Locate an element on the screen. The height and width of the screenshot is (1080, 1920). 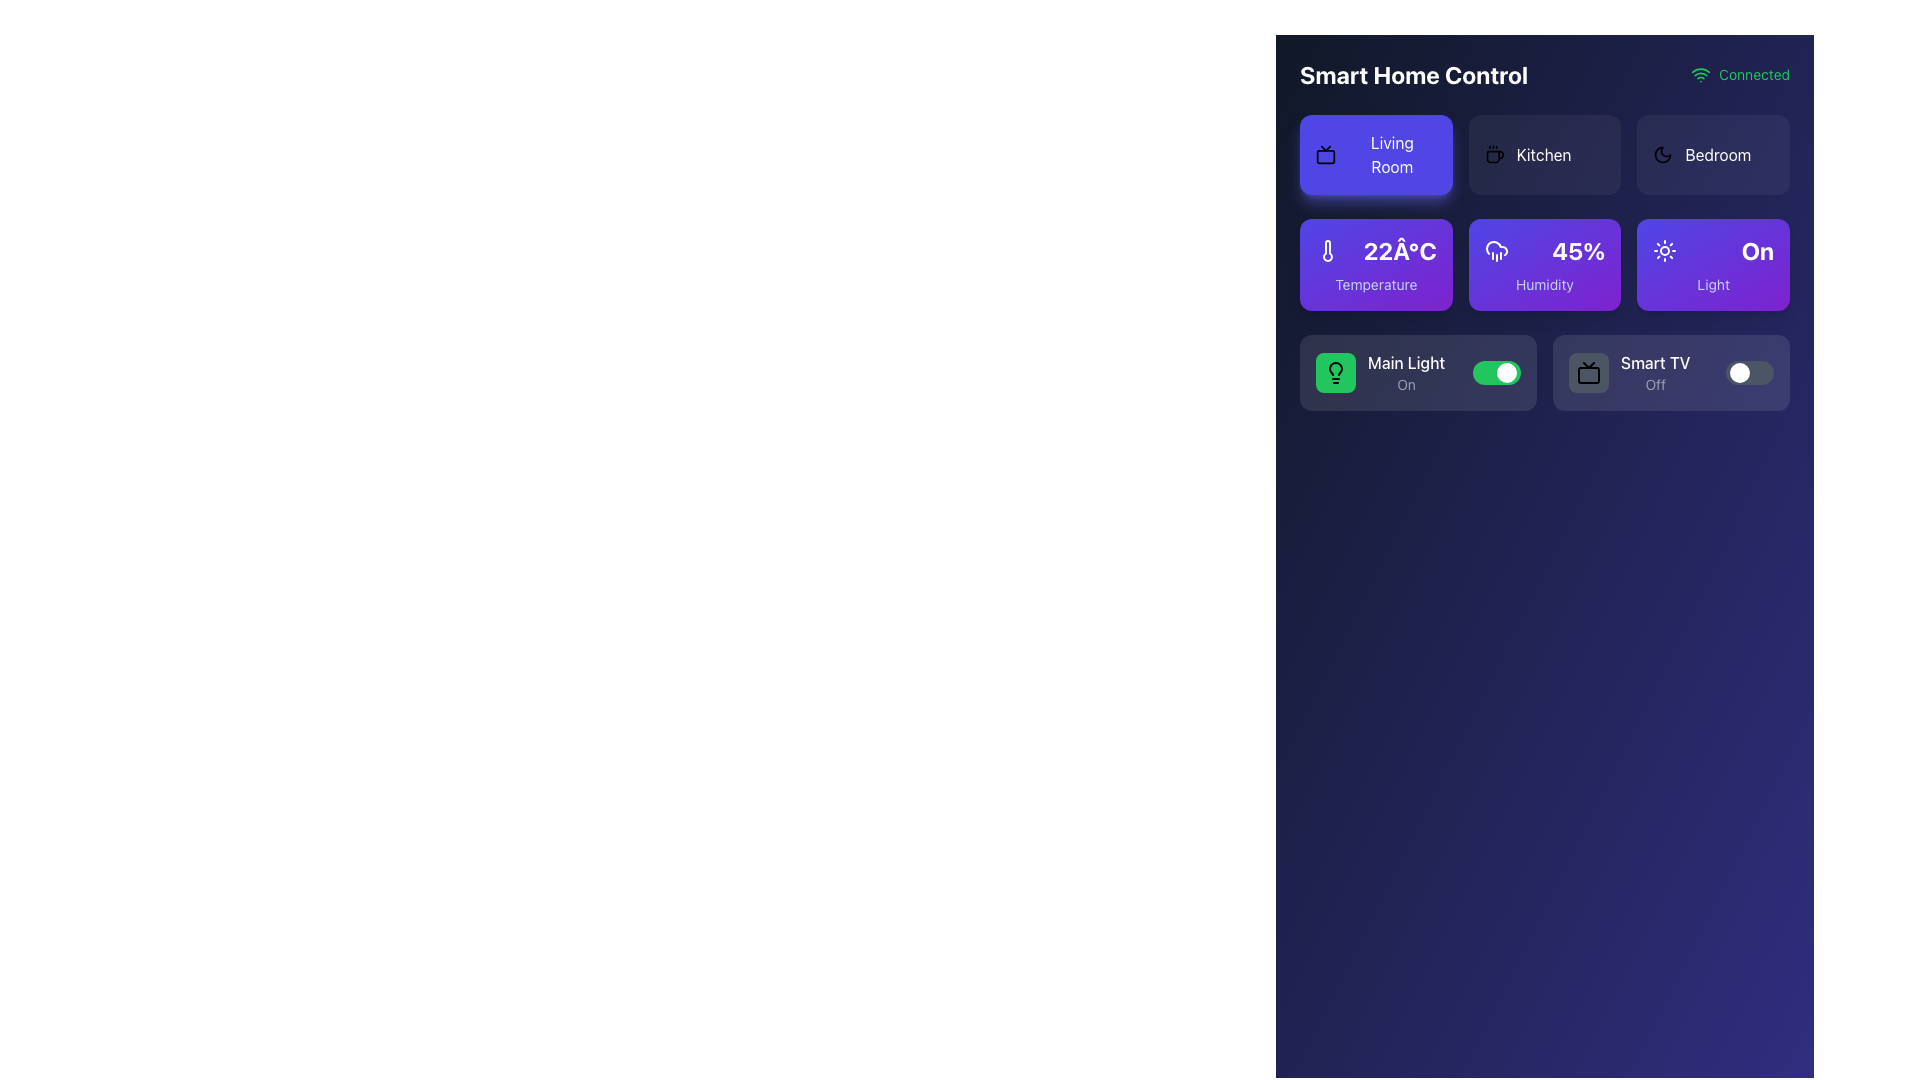
the 'Living Room' button with a purple background and a television icon on its left side to confirm selection is located at coordinates (1375, 153).